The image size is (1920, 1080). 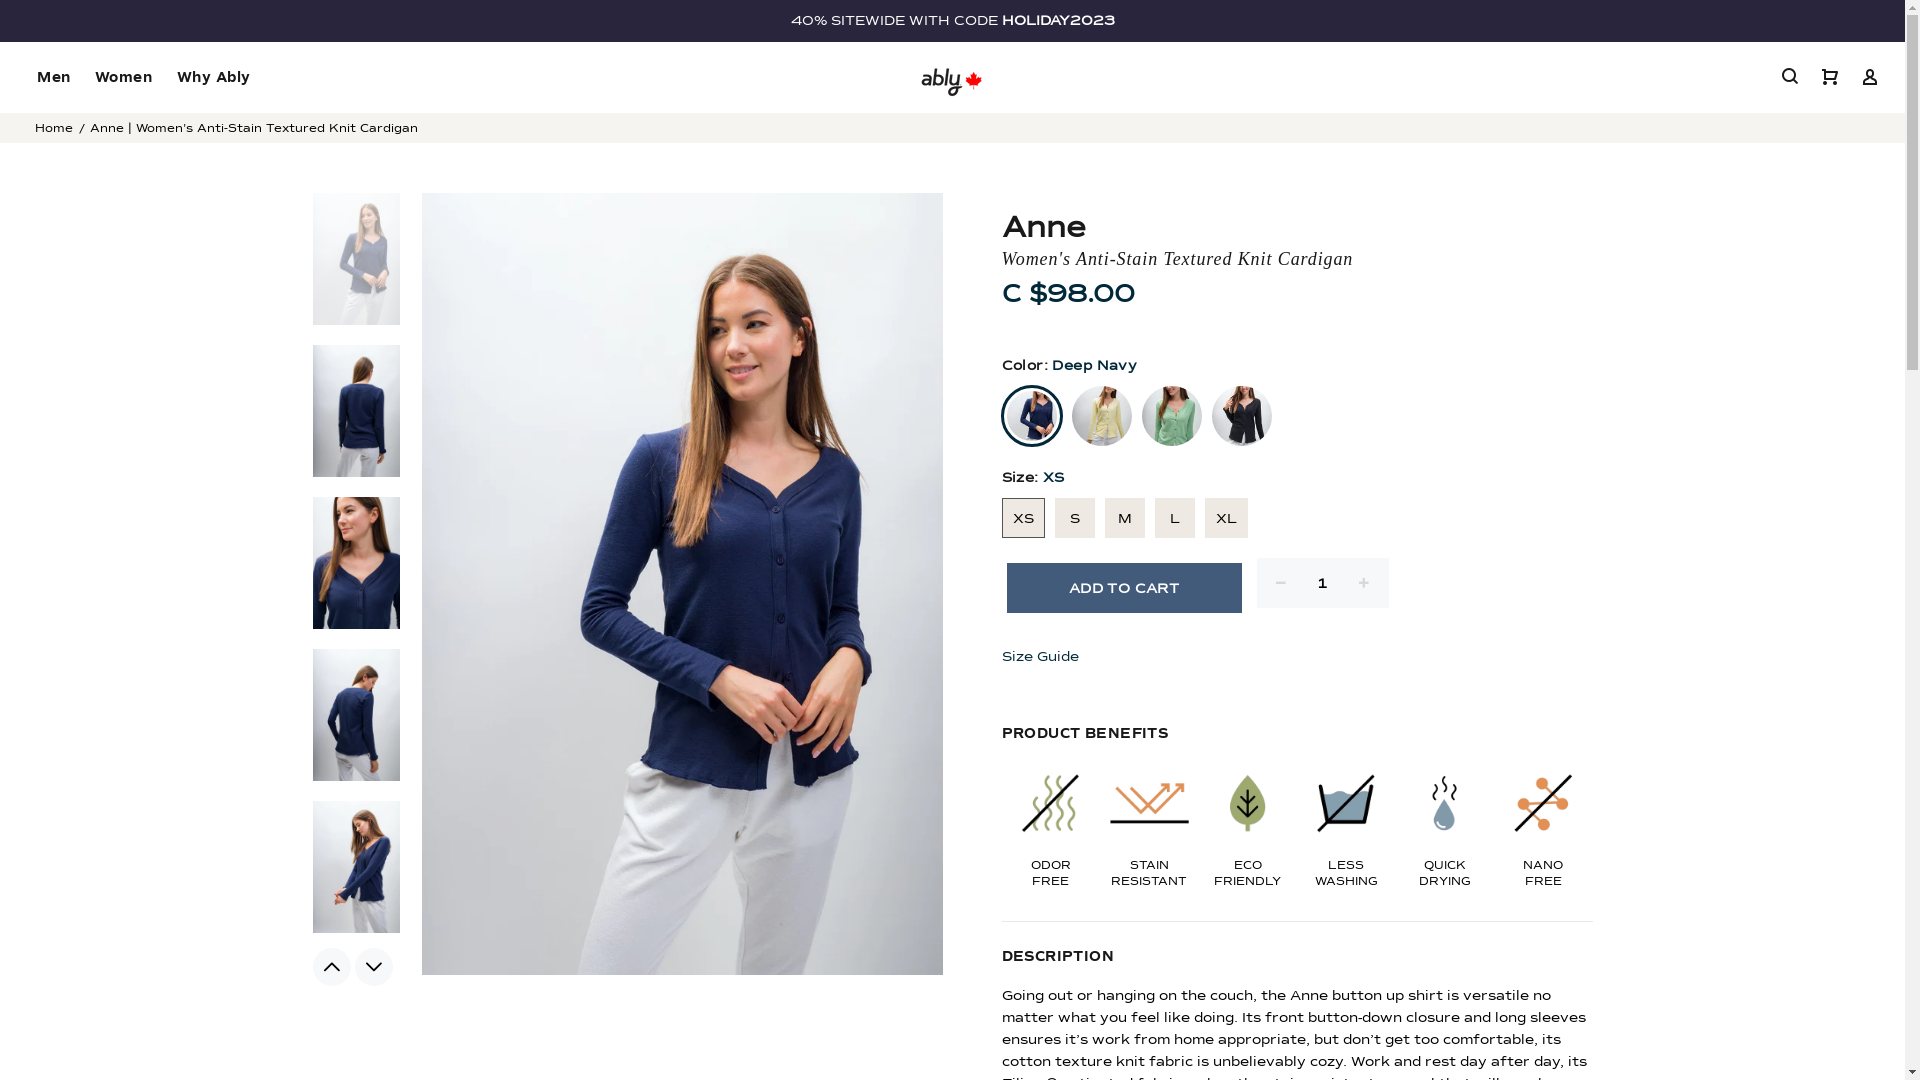 What do you see at coordinates (1042, 656) in the screenshot?
I see `'Size Guide'` at bounding box center [1042, 656].